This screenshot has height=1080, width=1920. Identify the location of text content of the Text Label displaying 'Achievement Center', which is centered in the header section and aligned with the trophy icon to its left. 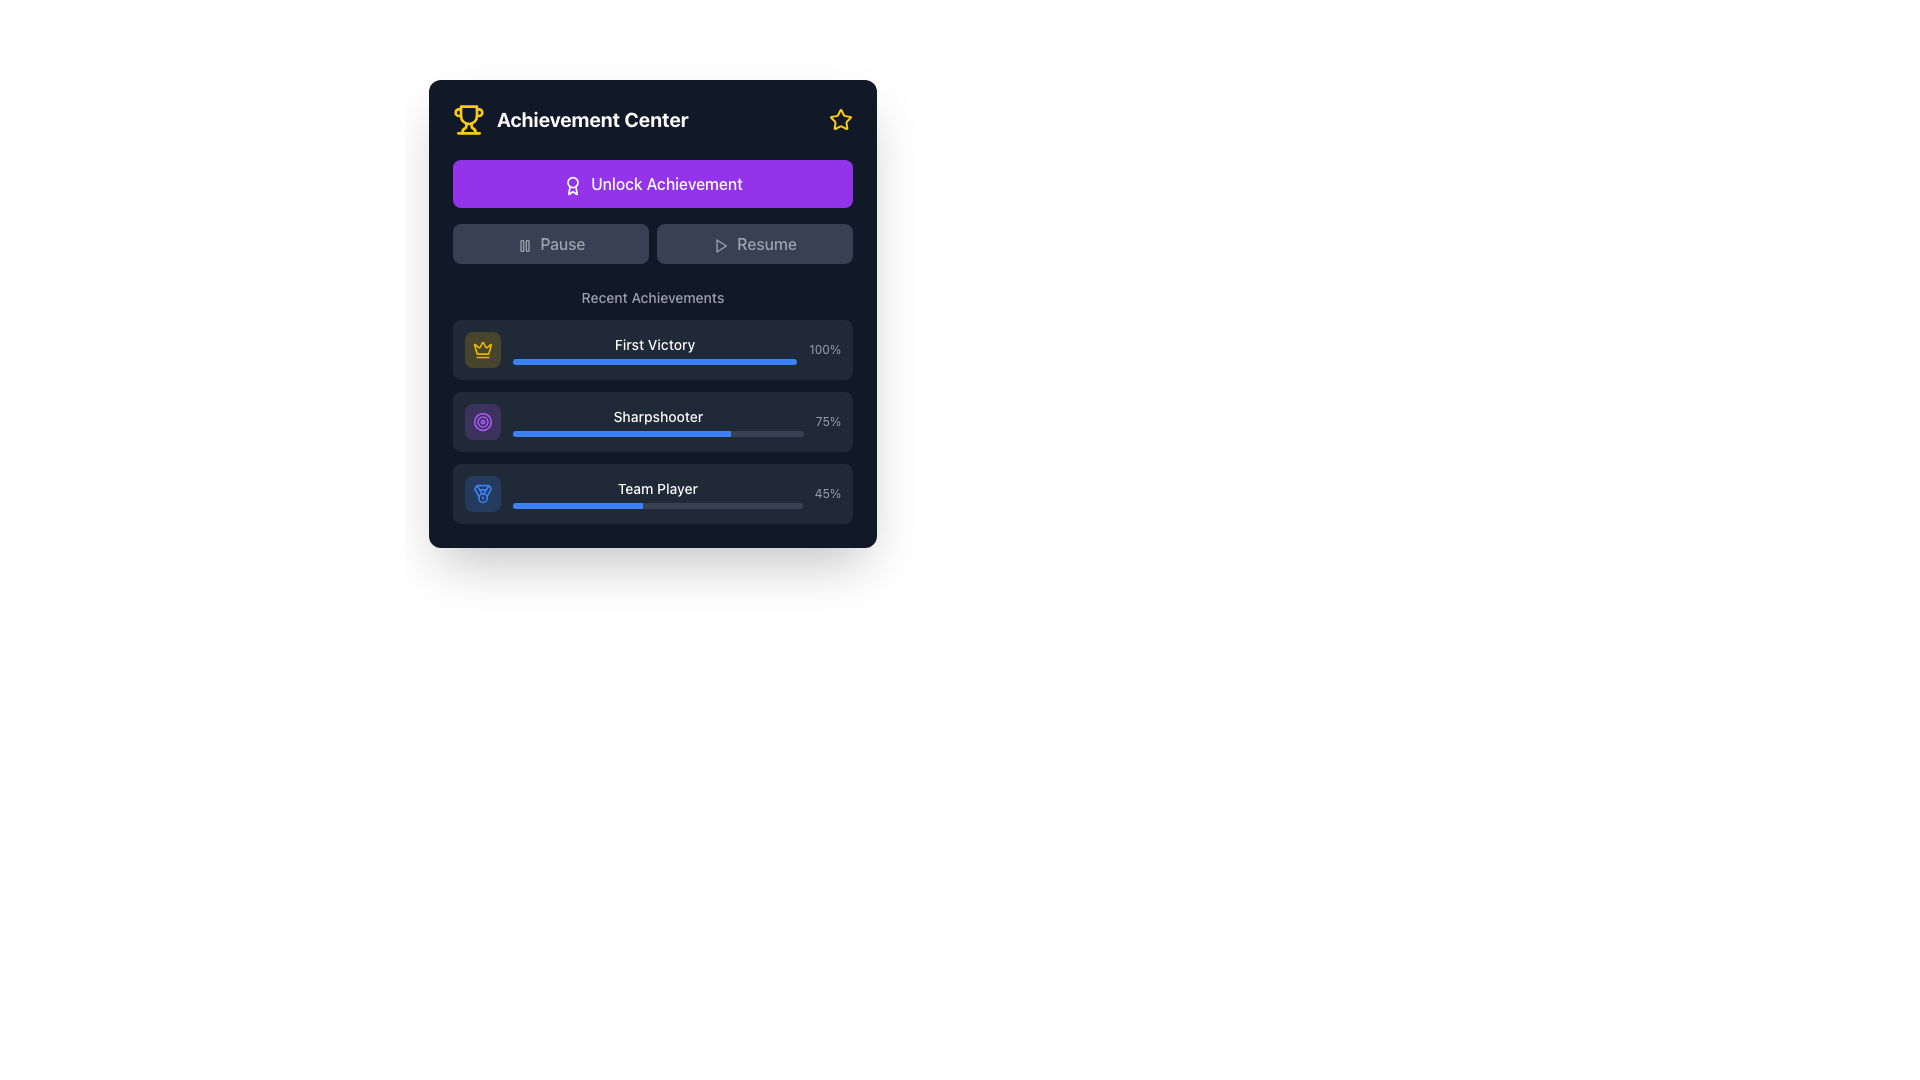
(591, 119).